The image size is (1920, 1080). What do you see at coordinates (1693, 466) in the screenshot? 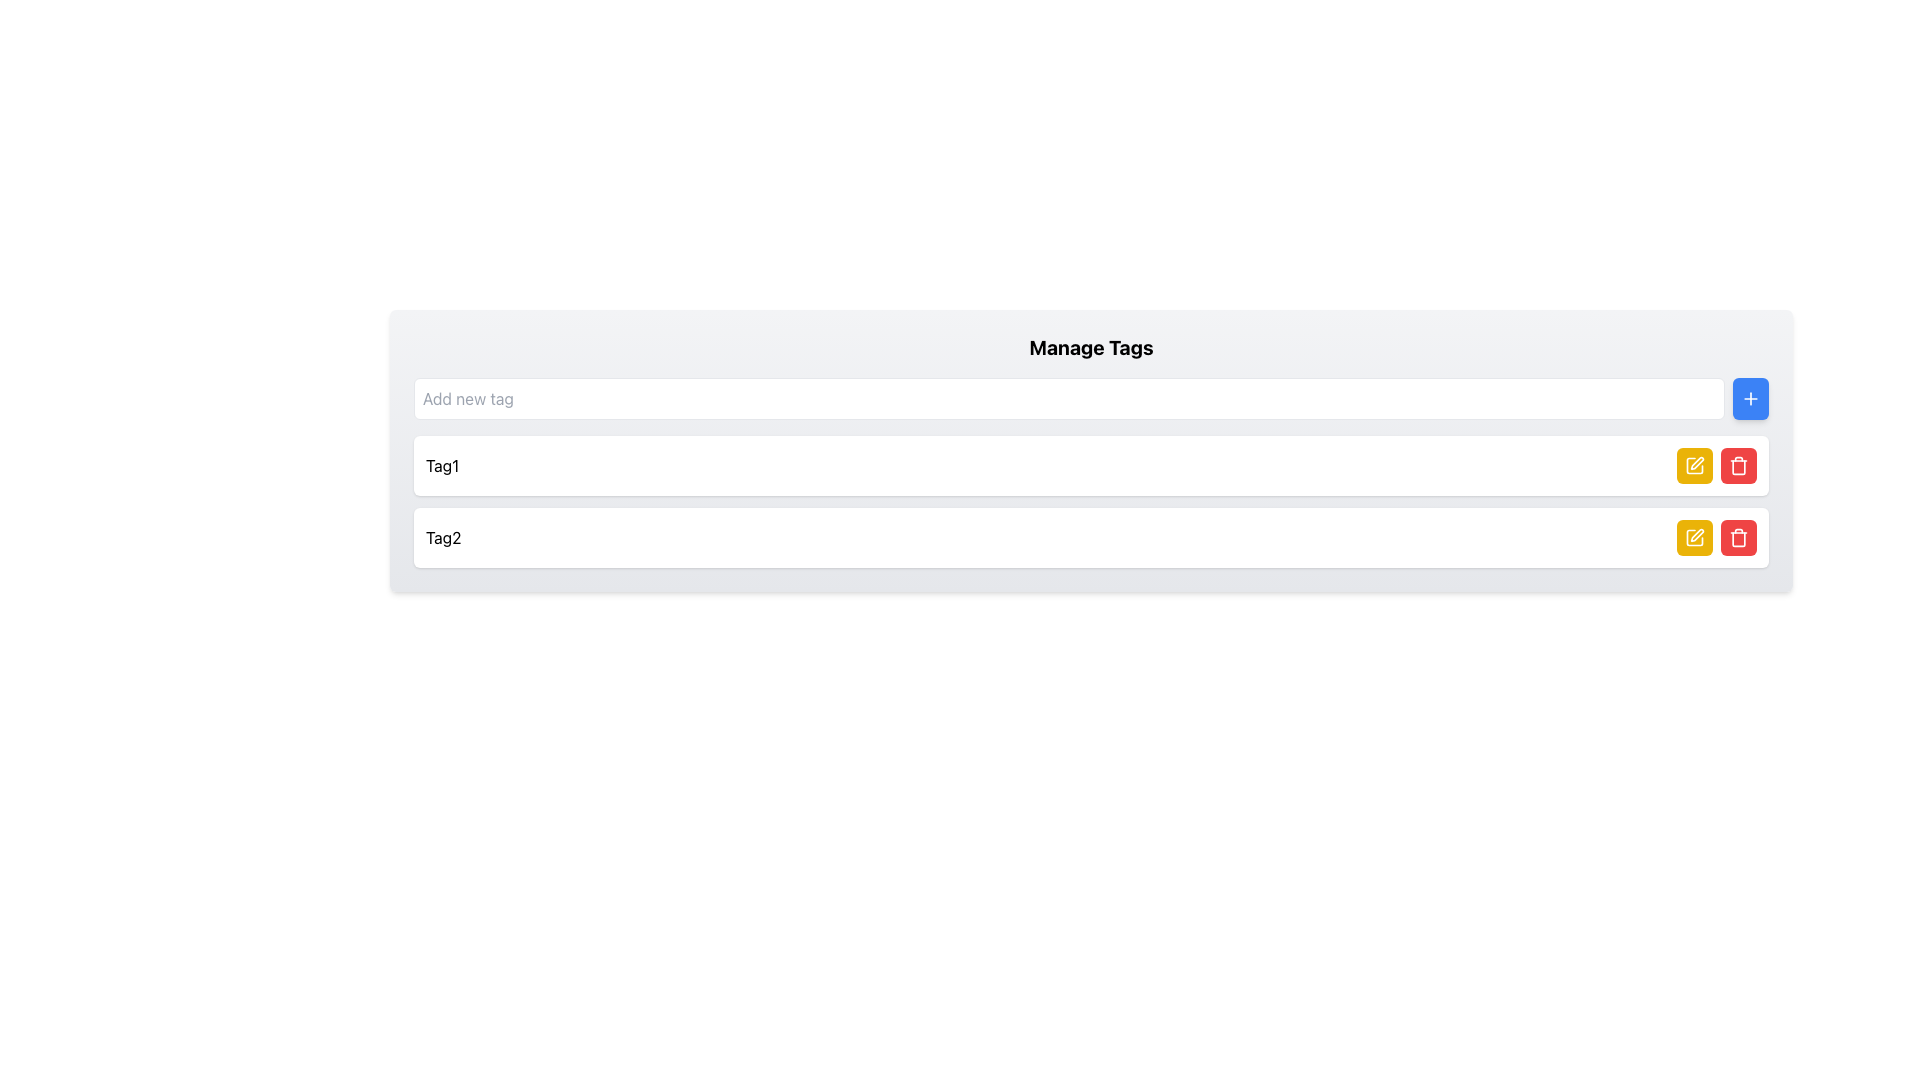
I see `the pen icon inside the yellow button located to the right of 'Tag2'` at bounding box center [1693, 466].